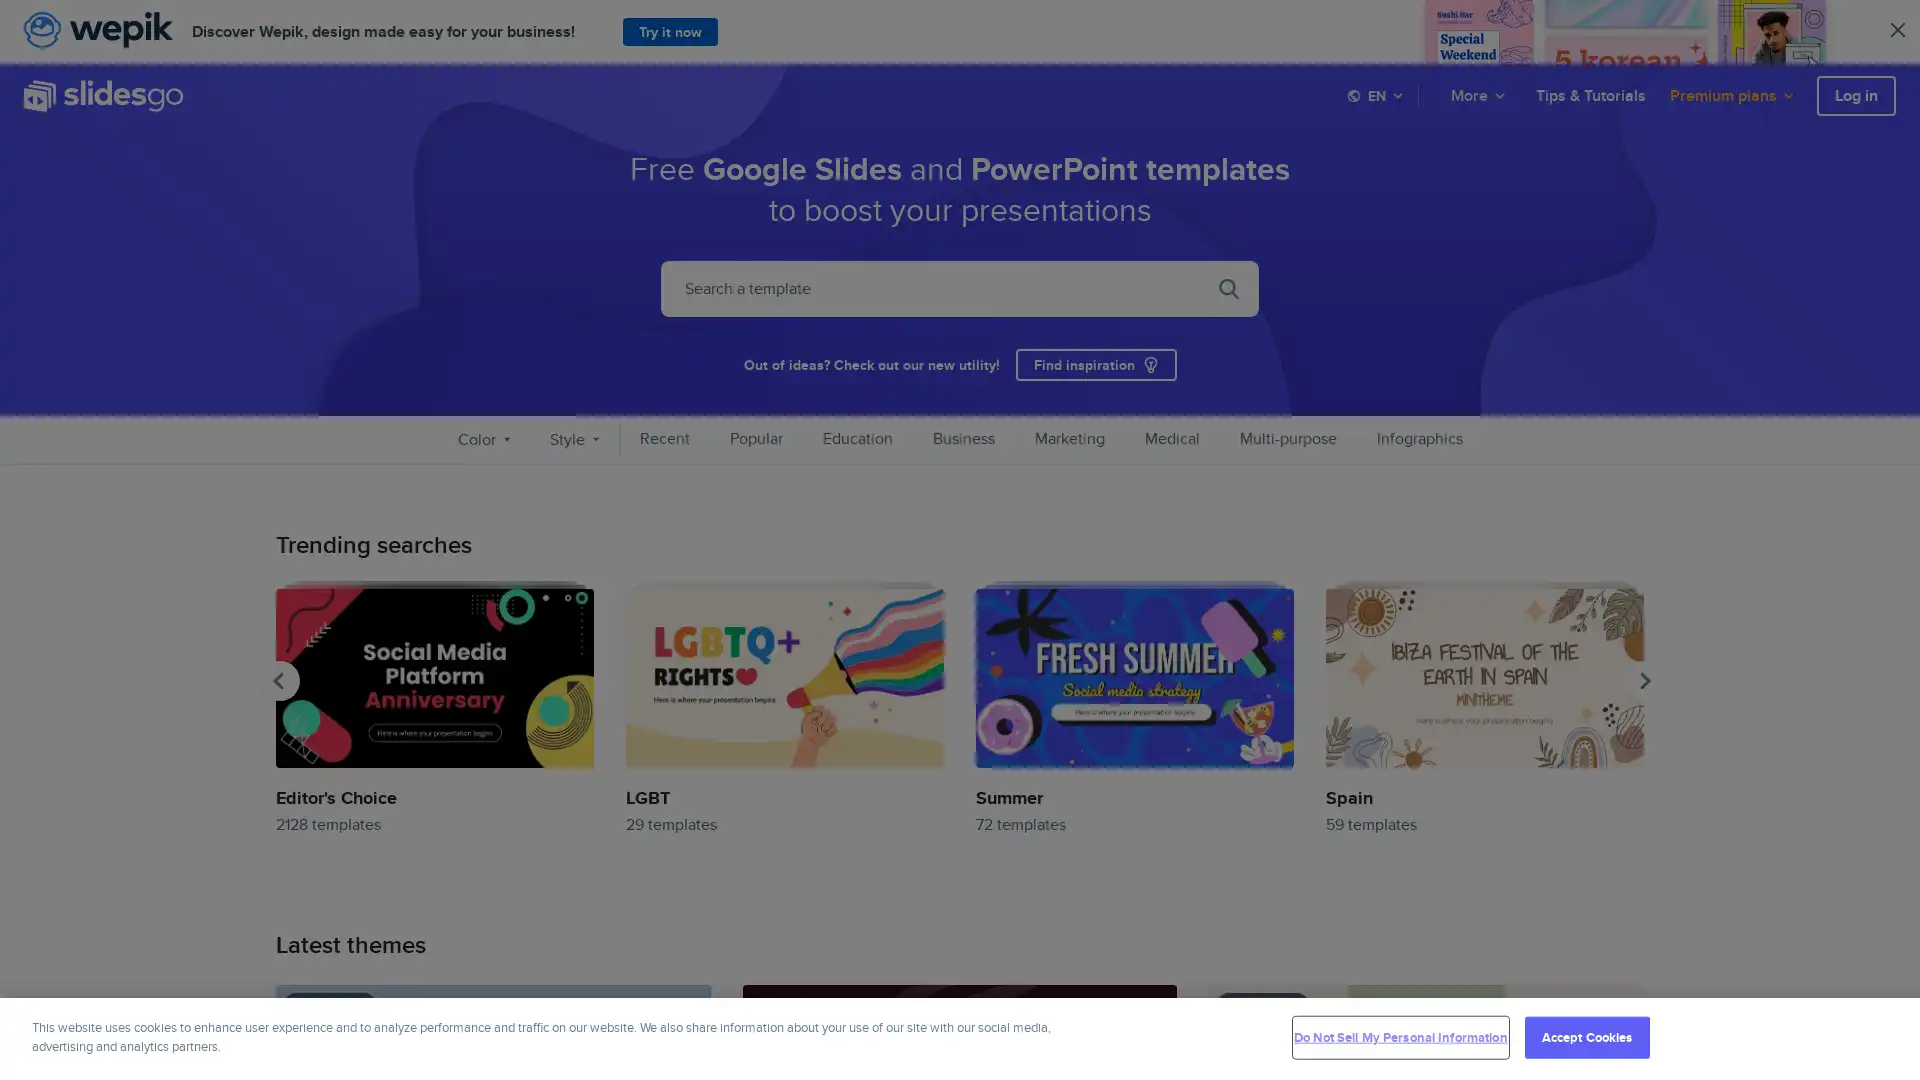 This screenshot has height=1080, width=1920. Describe the element at coordinates (1304, 96) in the screenshot. I see `Search button` at that location.